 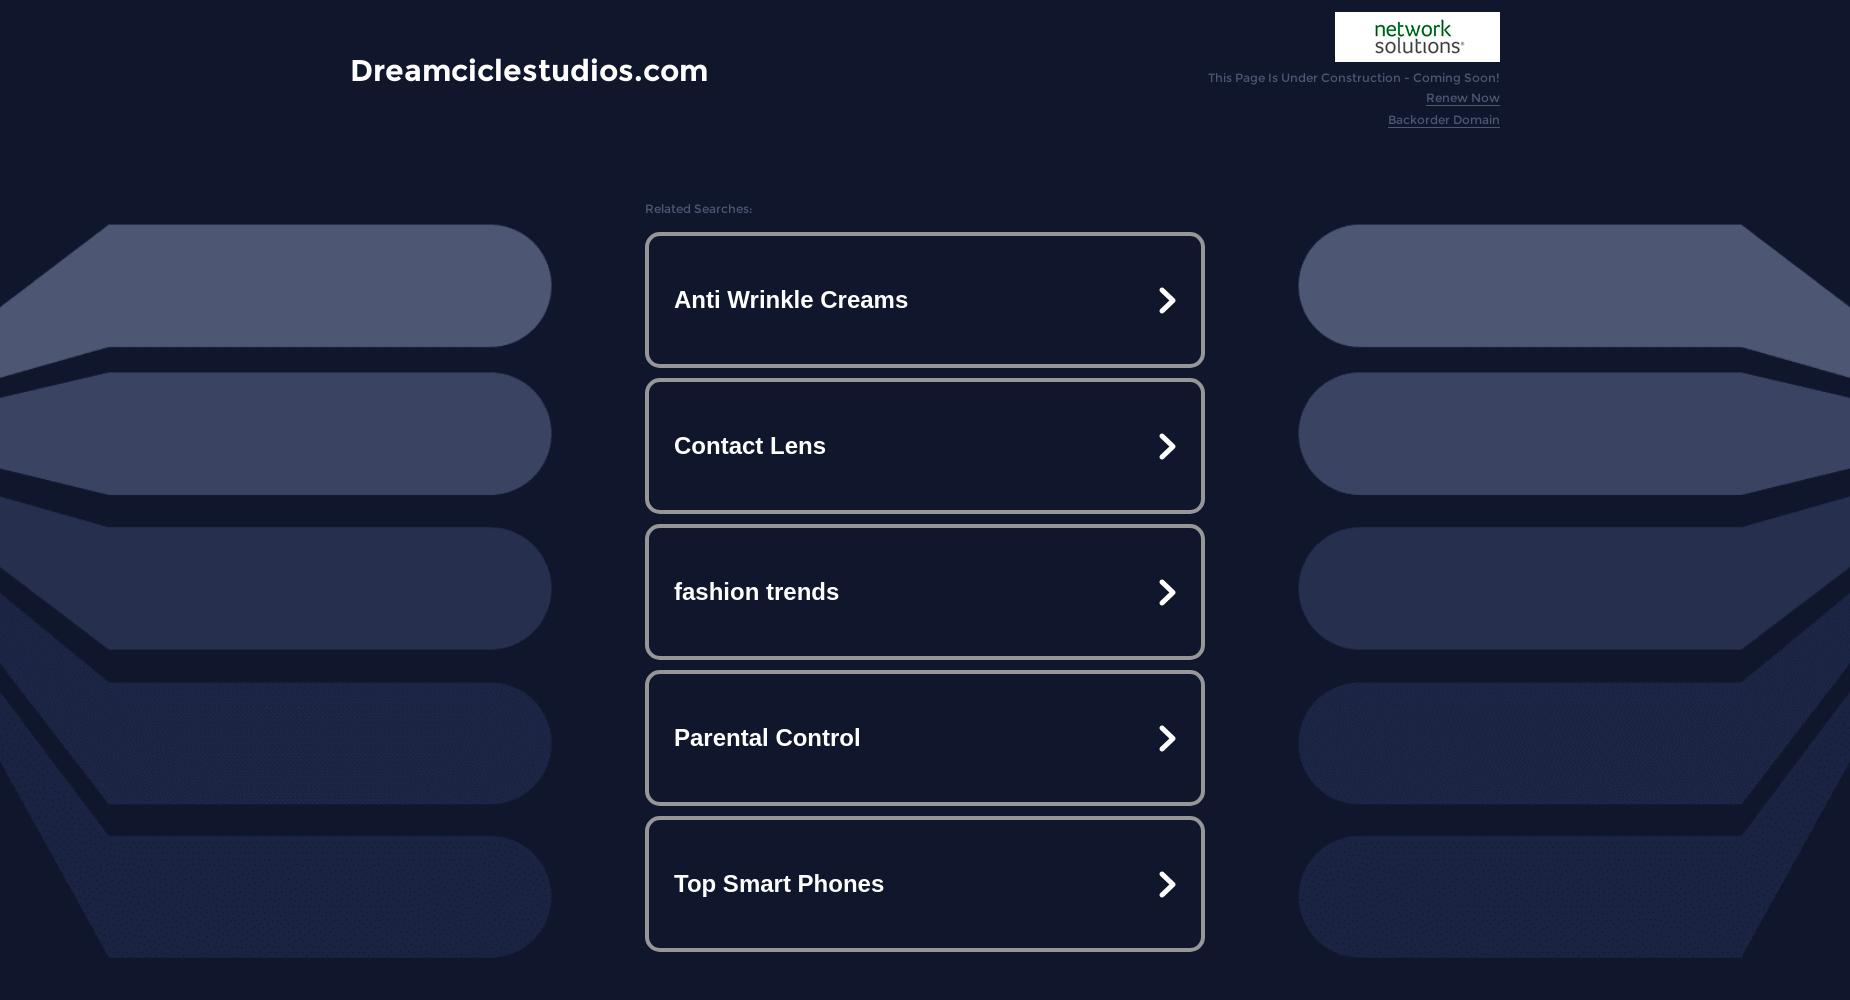 I want to click on 'Contact Lens', so click(x=673, y=444).